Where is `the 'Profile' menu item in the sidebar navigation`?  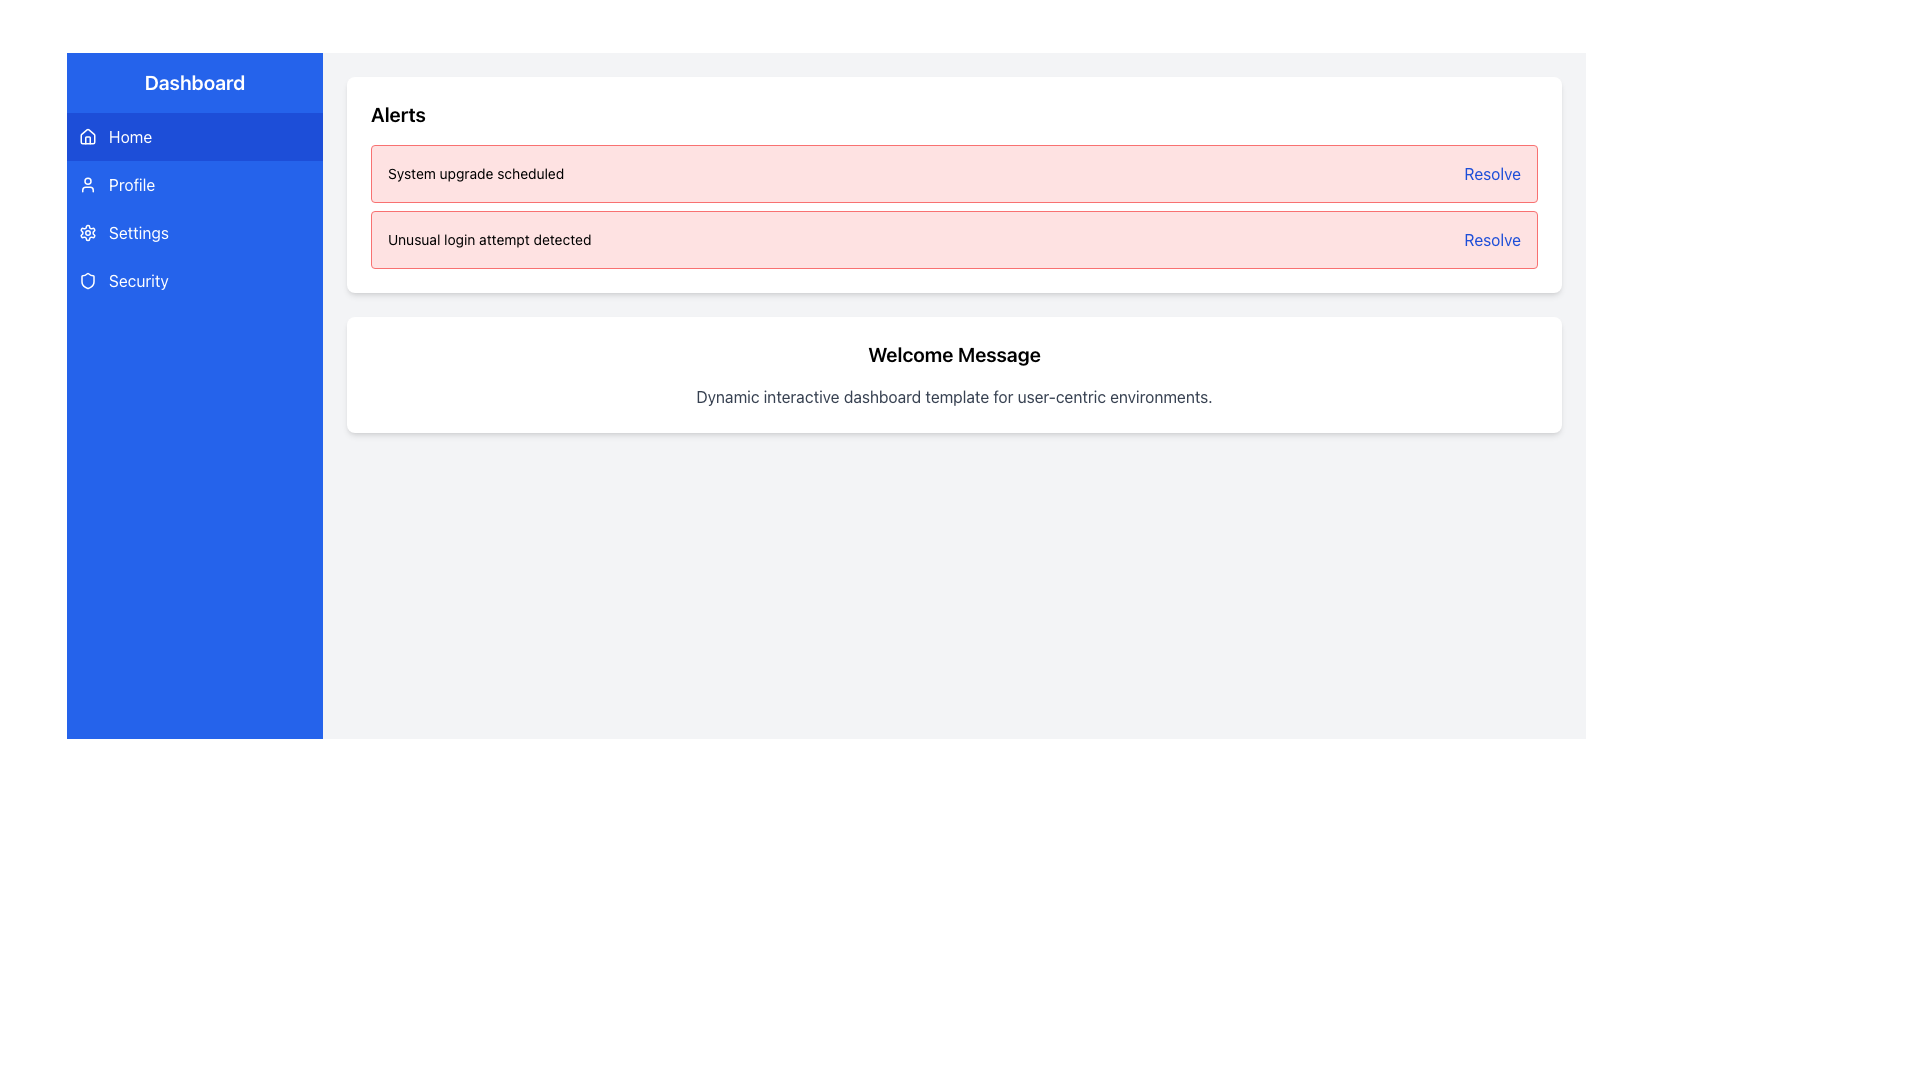
the 'Profile' menu item in the sidebar navigation is located at coordinates (195, 208).